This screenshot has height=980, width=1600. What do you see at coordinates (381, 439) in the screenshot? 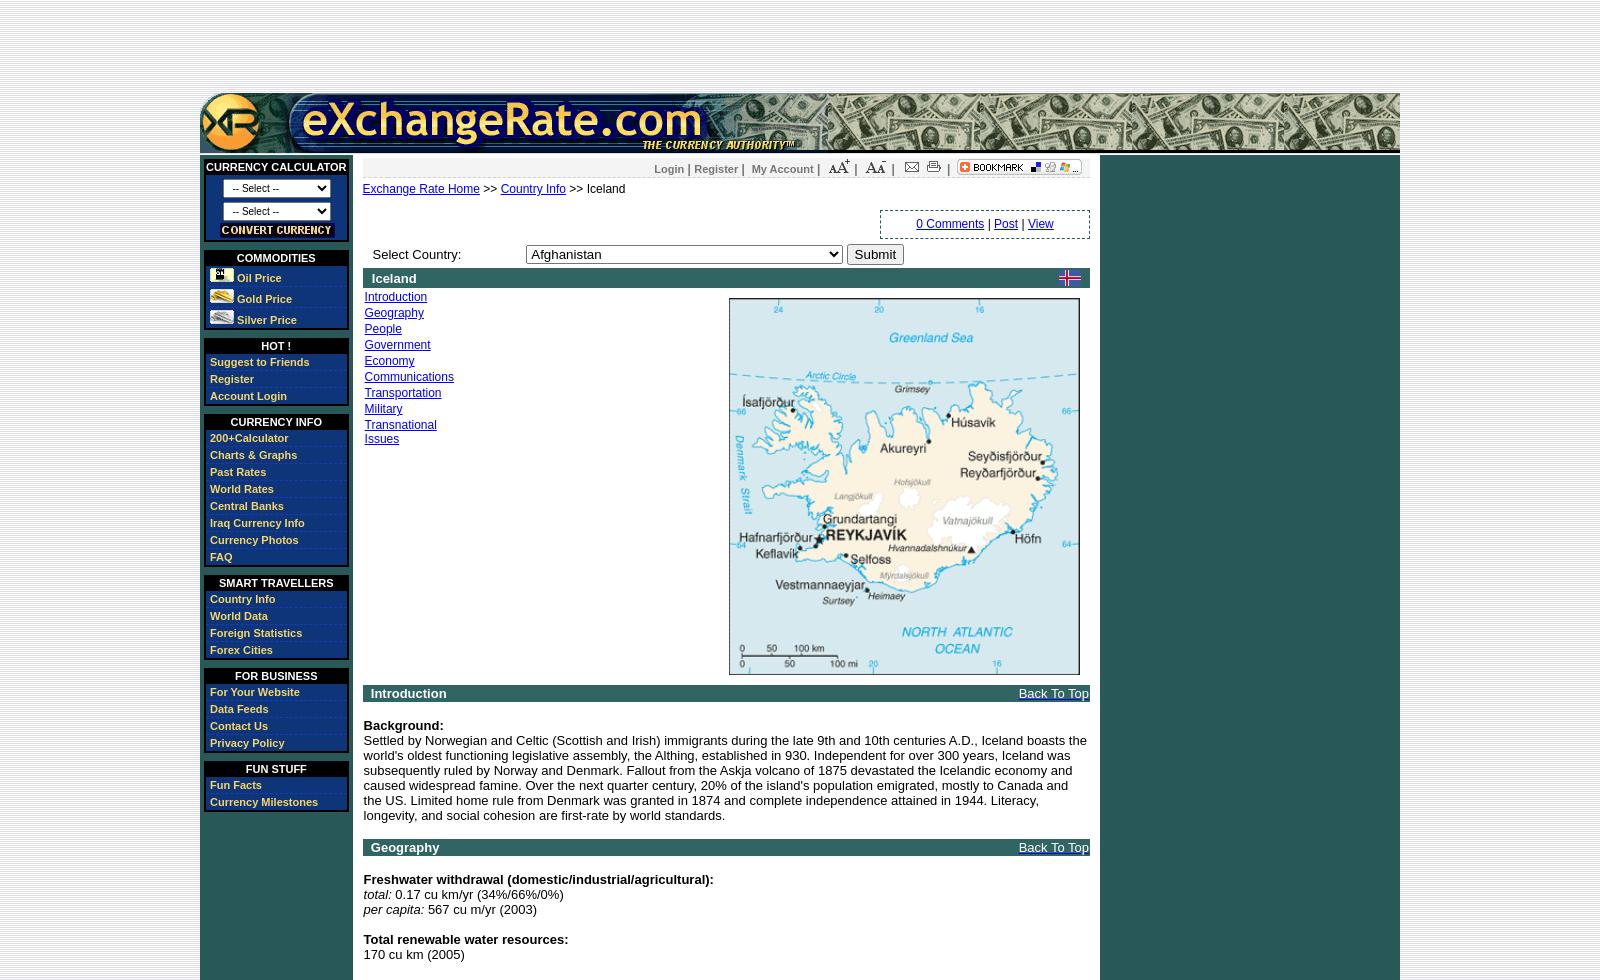
I see `'Issues'` at bounding box center [381, 439].